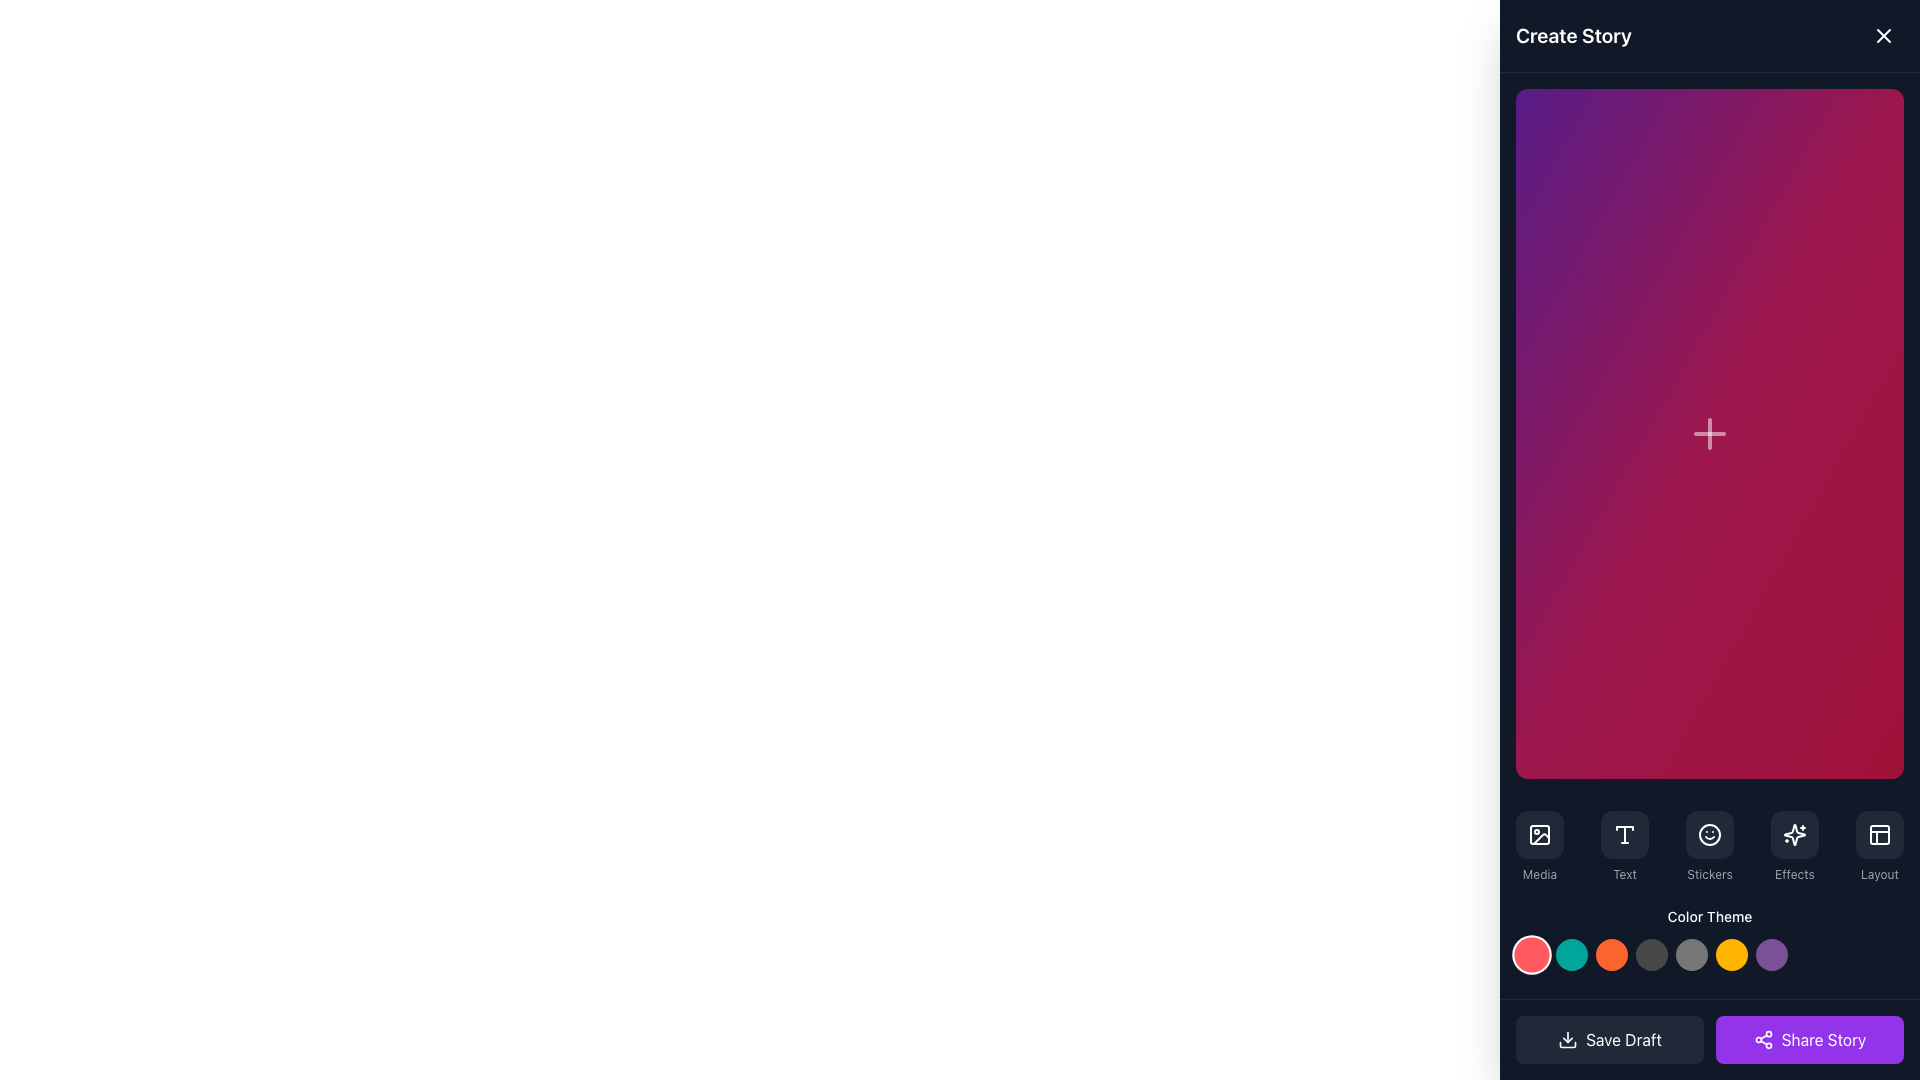  Describe the element at coordinates (1690, 952) in the screenshot. I see `the small circular grey button located in the bottom-right section of the interface` at that location.